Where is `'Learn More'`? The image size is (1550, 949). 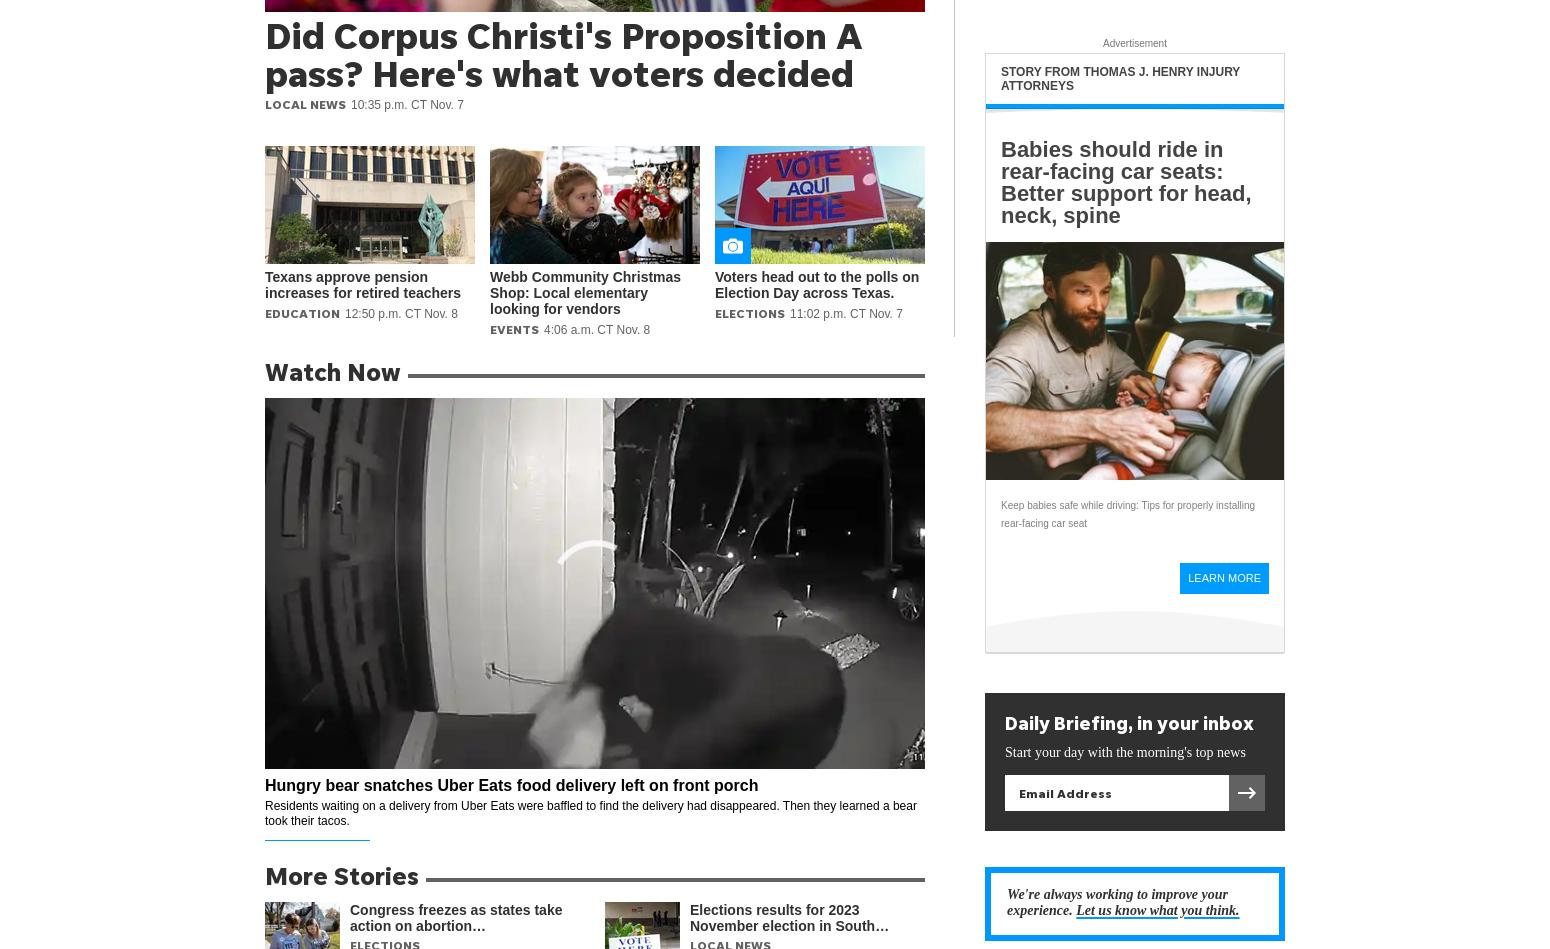 'Learn More' is located at coordinates (1224, 577).